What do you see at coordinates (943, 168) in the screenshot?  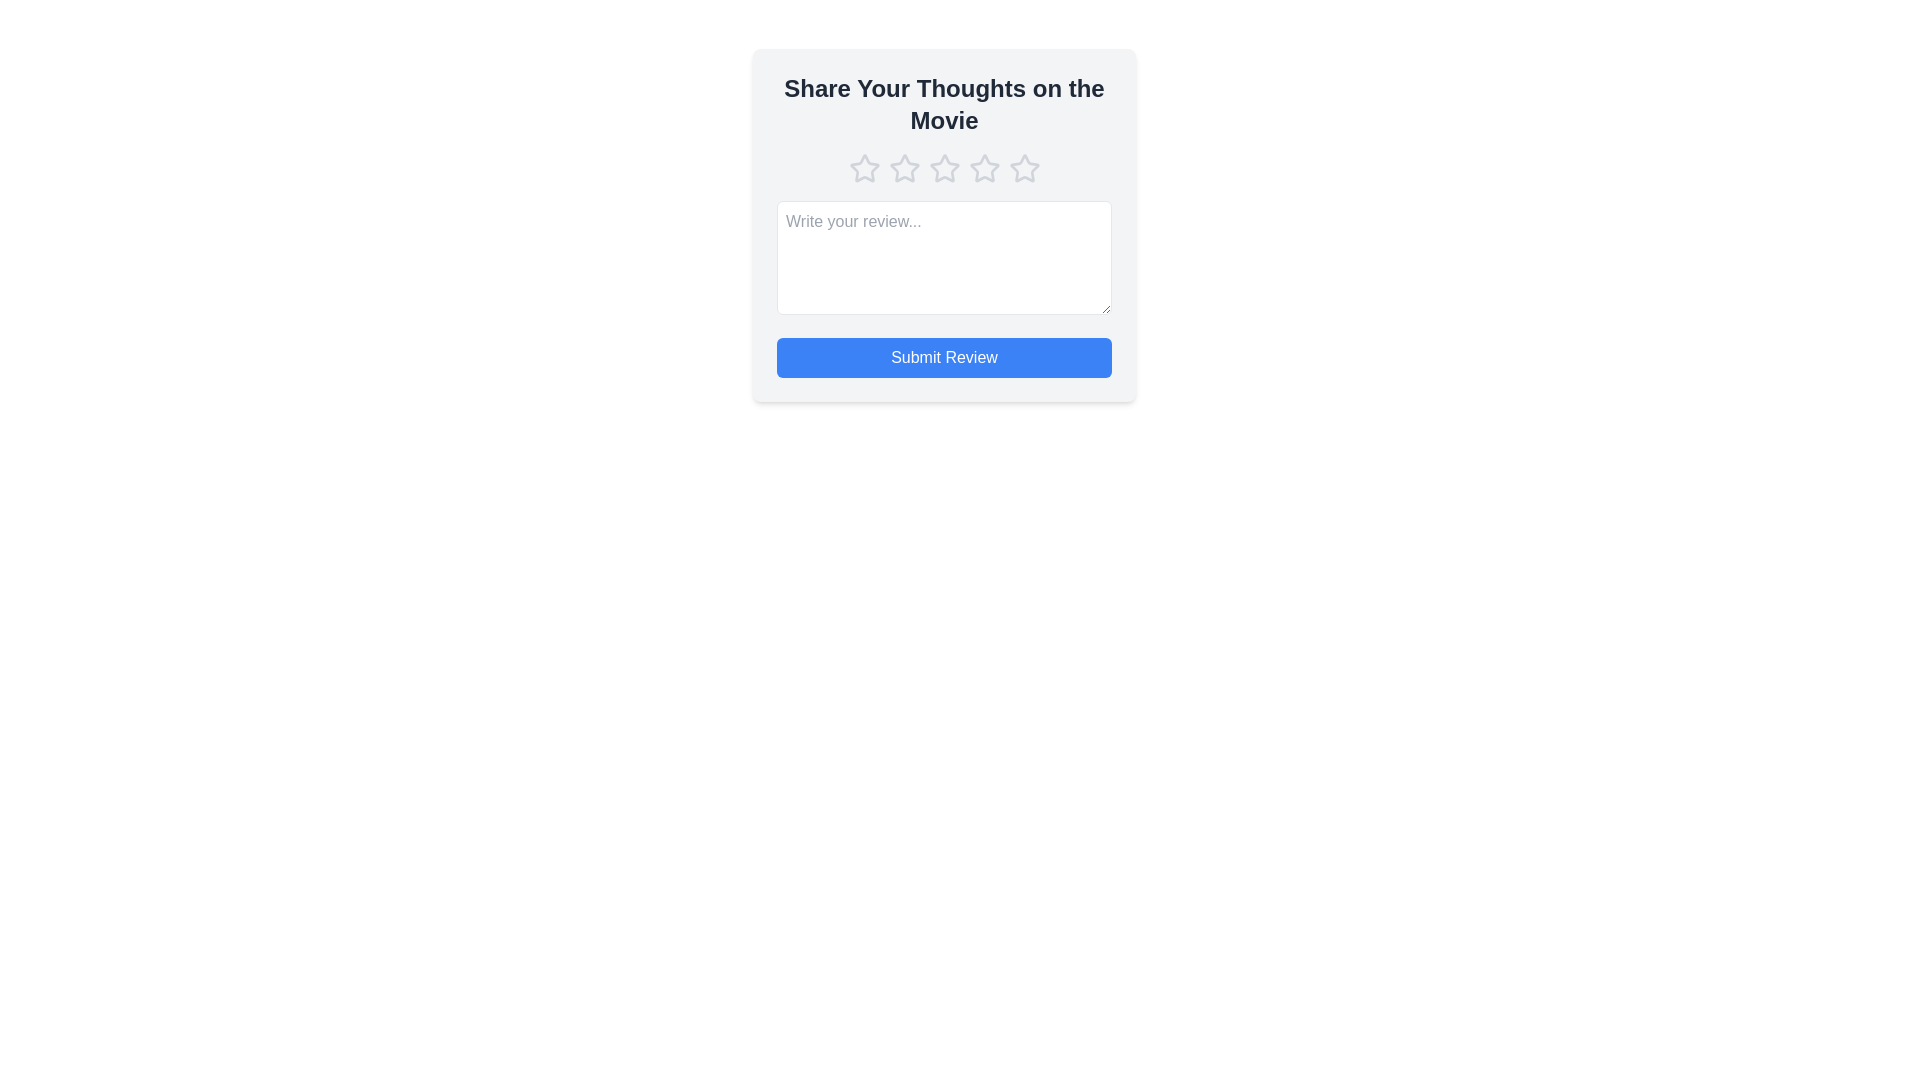 I see `on one of the stars in the star-based rating component located within the 'Share Your Thoughts on the Movie' panel` at bounding box center [943, 168].